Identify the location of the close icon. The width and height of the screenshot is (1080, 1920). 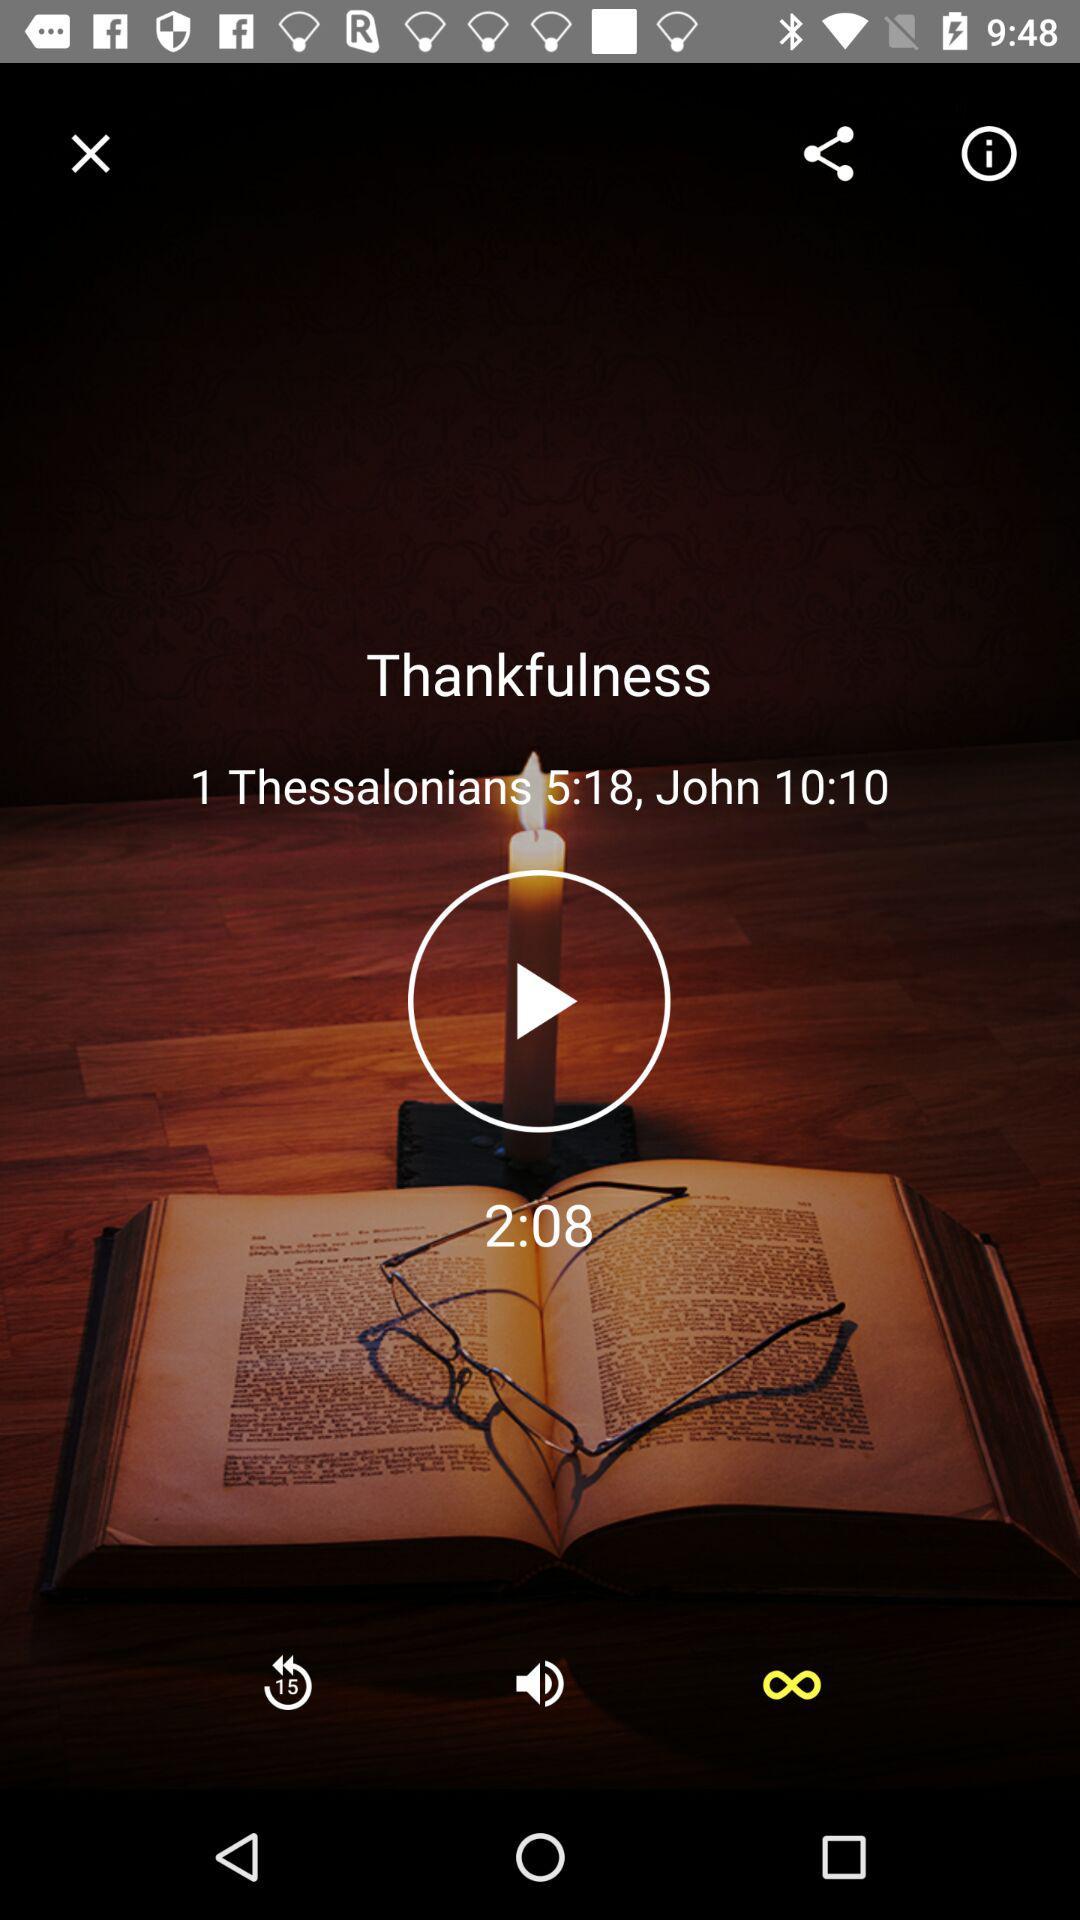
(90, 152).